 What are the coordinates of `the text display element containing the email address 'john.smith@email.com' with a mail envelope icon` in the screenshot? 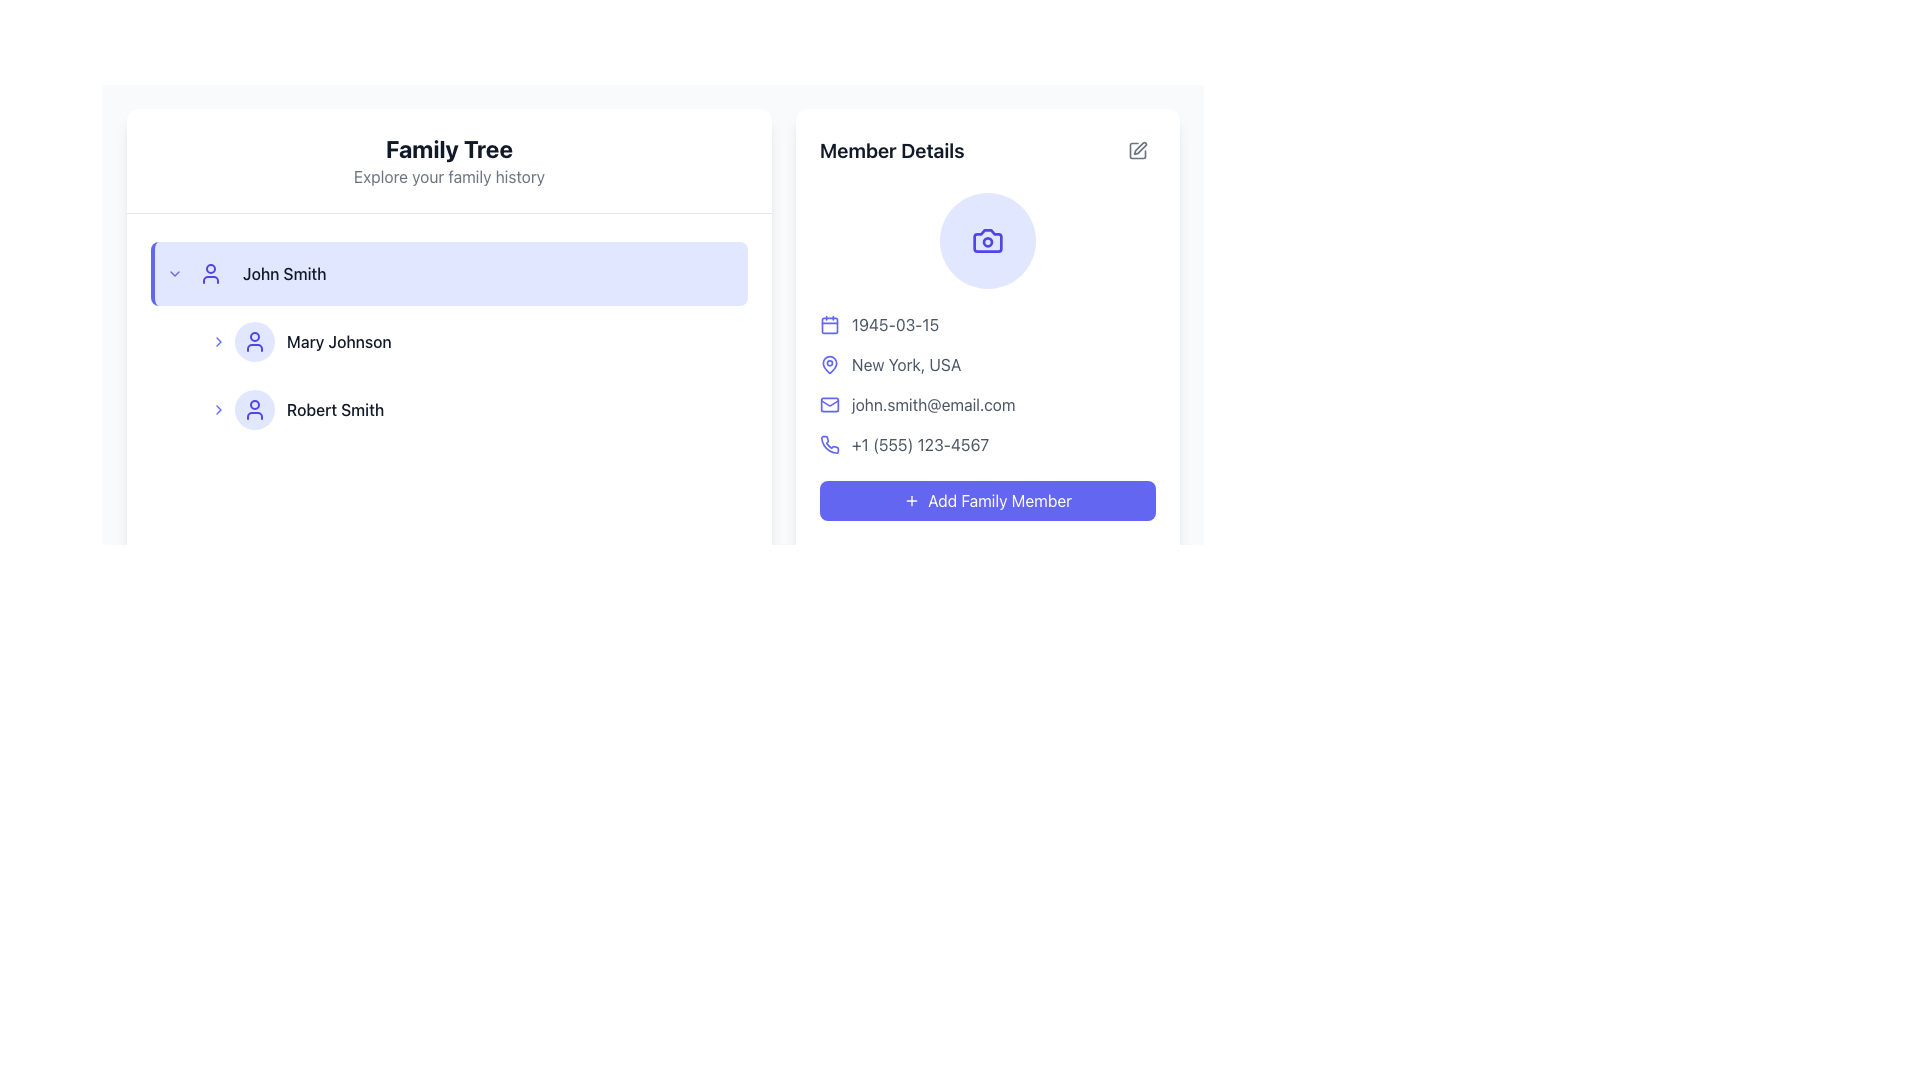 It's located at (988, 405).